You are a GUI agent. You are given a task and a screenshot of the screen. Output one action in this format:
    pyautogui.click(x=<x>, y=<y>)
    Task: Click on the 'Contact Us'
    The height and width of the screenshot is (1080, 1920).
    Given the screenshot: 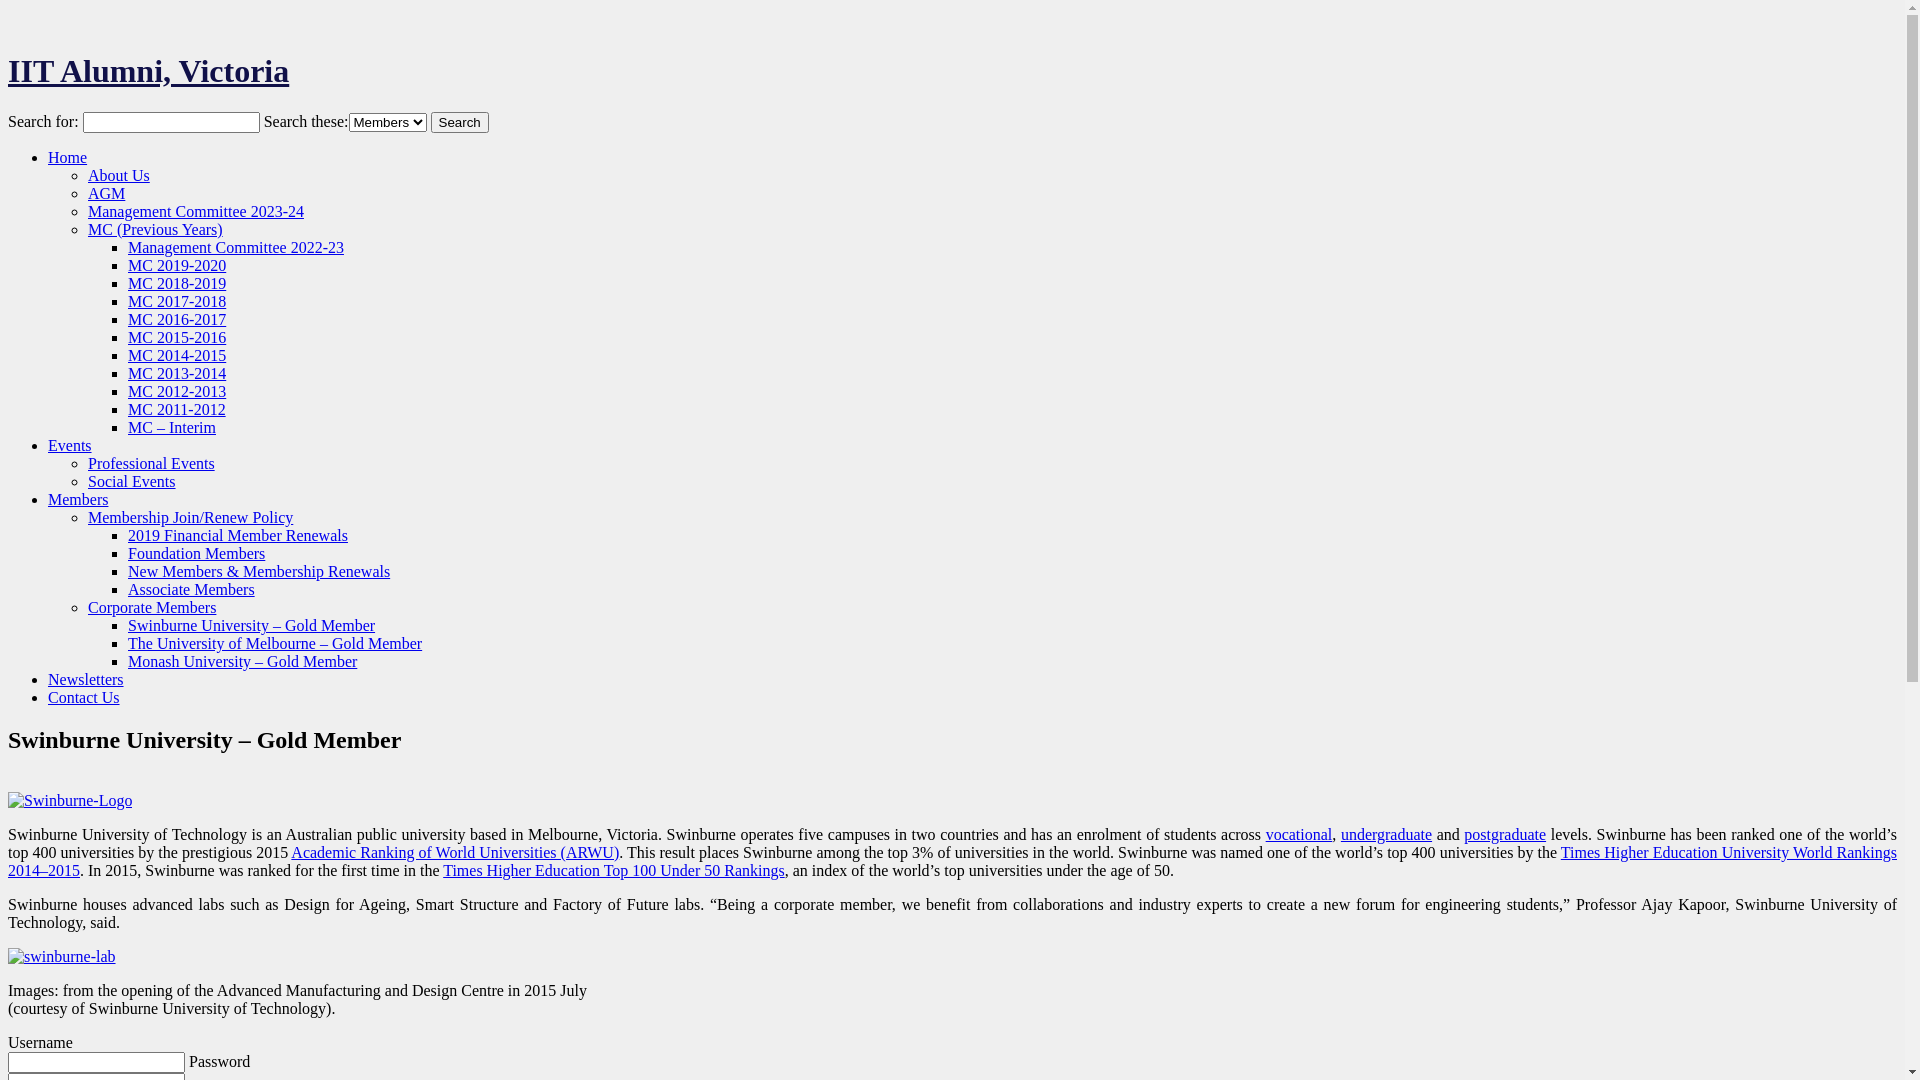 What is the action you would take?
    pyautogui.click(x=48, y=696)
    